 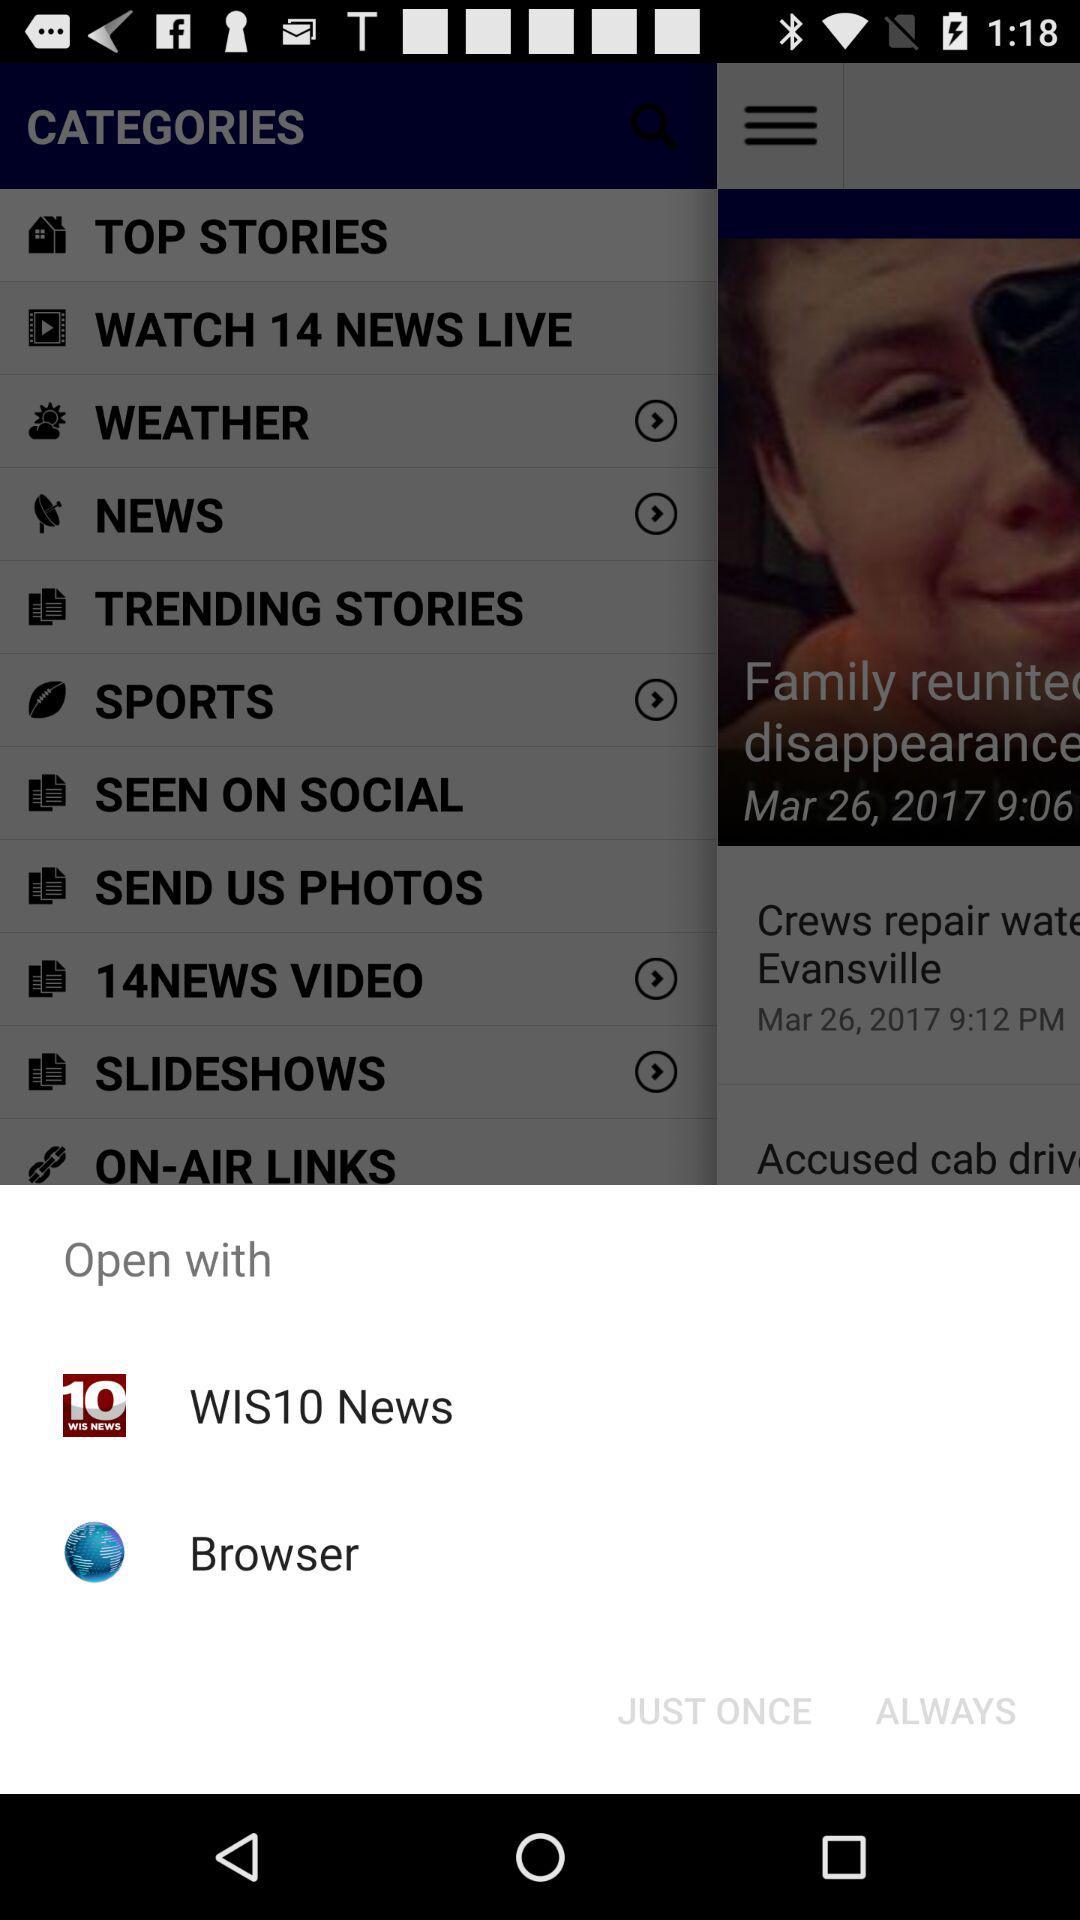 I want to click on just once, so click(x=713, y=1708).